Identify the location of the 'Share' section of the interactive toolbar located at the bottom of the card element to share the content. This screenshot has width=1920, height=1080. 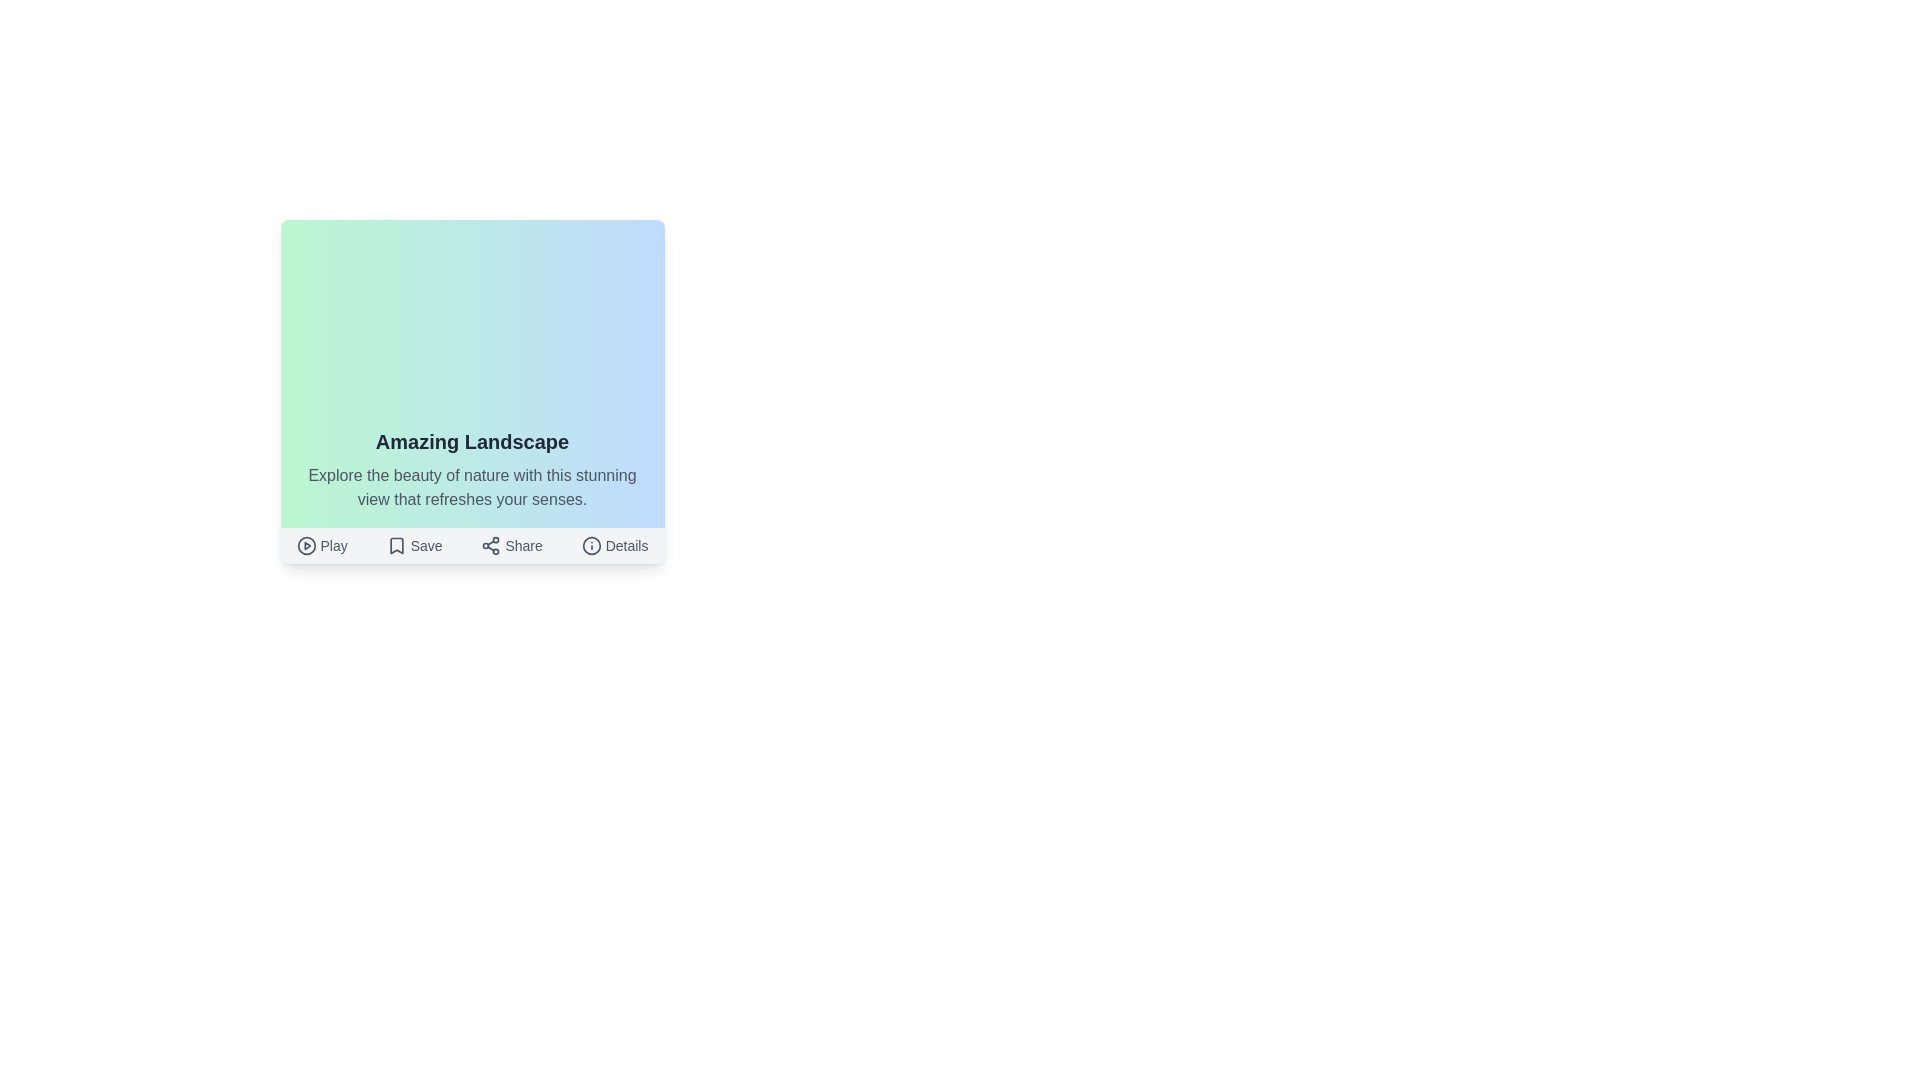
(471, 546).